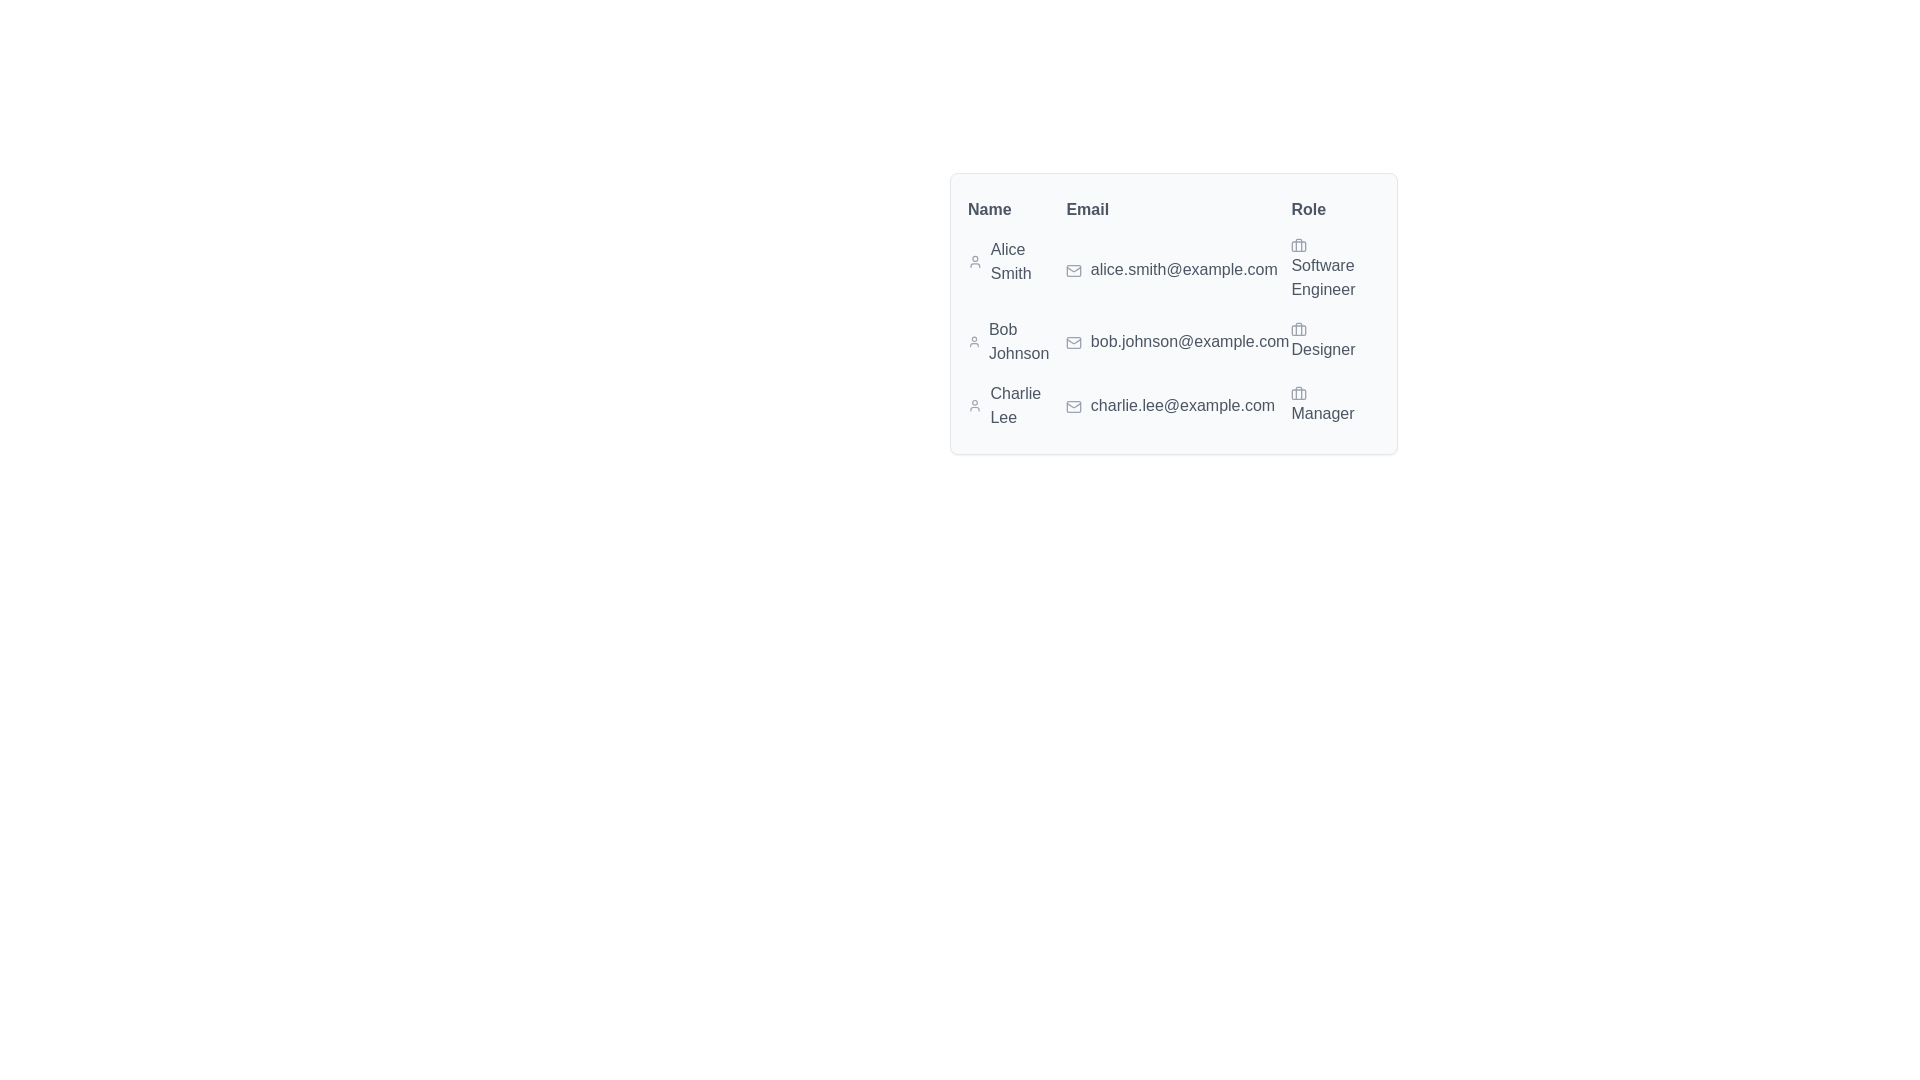 The width and height of the screenshot is (1920, 1080). I want to click on the email address displayed, so click(1174, 333).